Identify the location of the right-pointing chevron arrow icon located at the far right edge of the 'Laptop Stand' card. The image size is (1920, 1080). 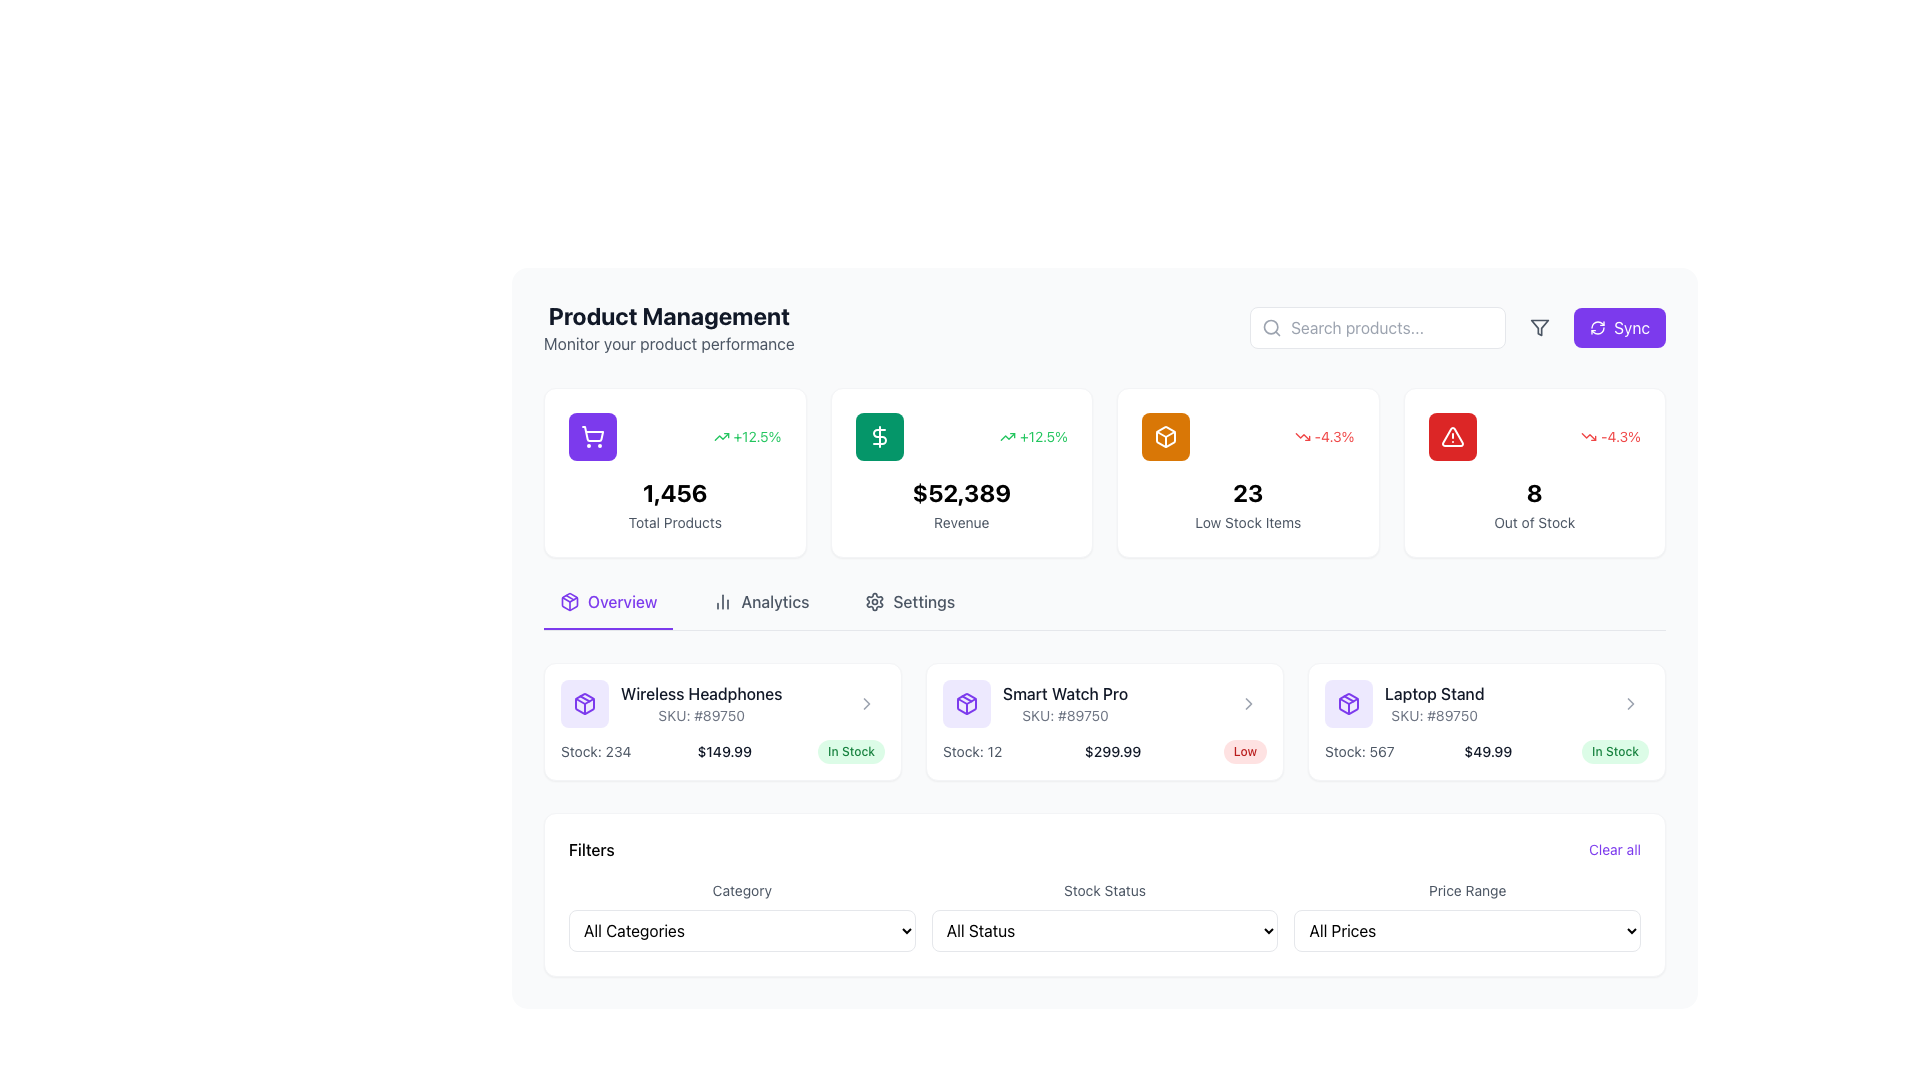
(1631, 703).